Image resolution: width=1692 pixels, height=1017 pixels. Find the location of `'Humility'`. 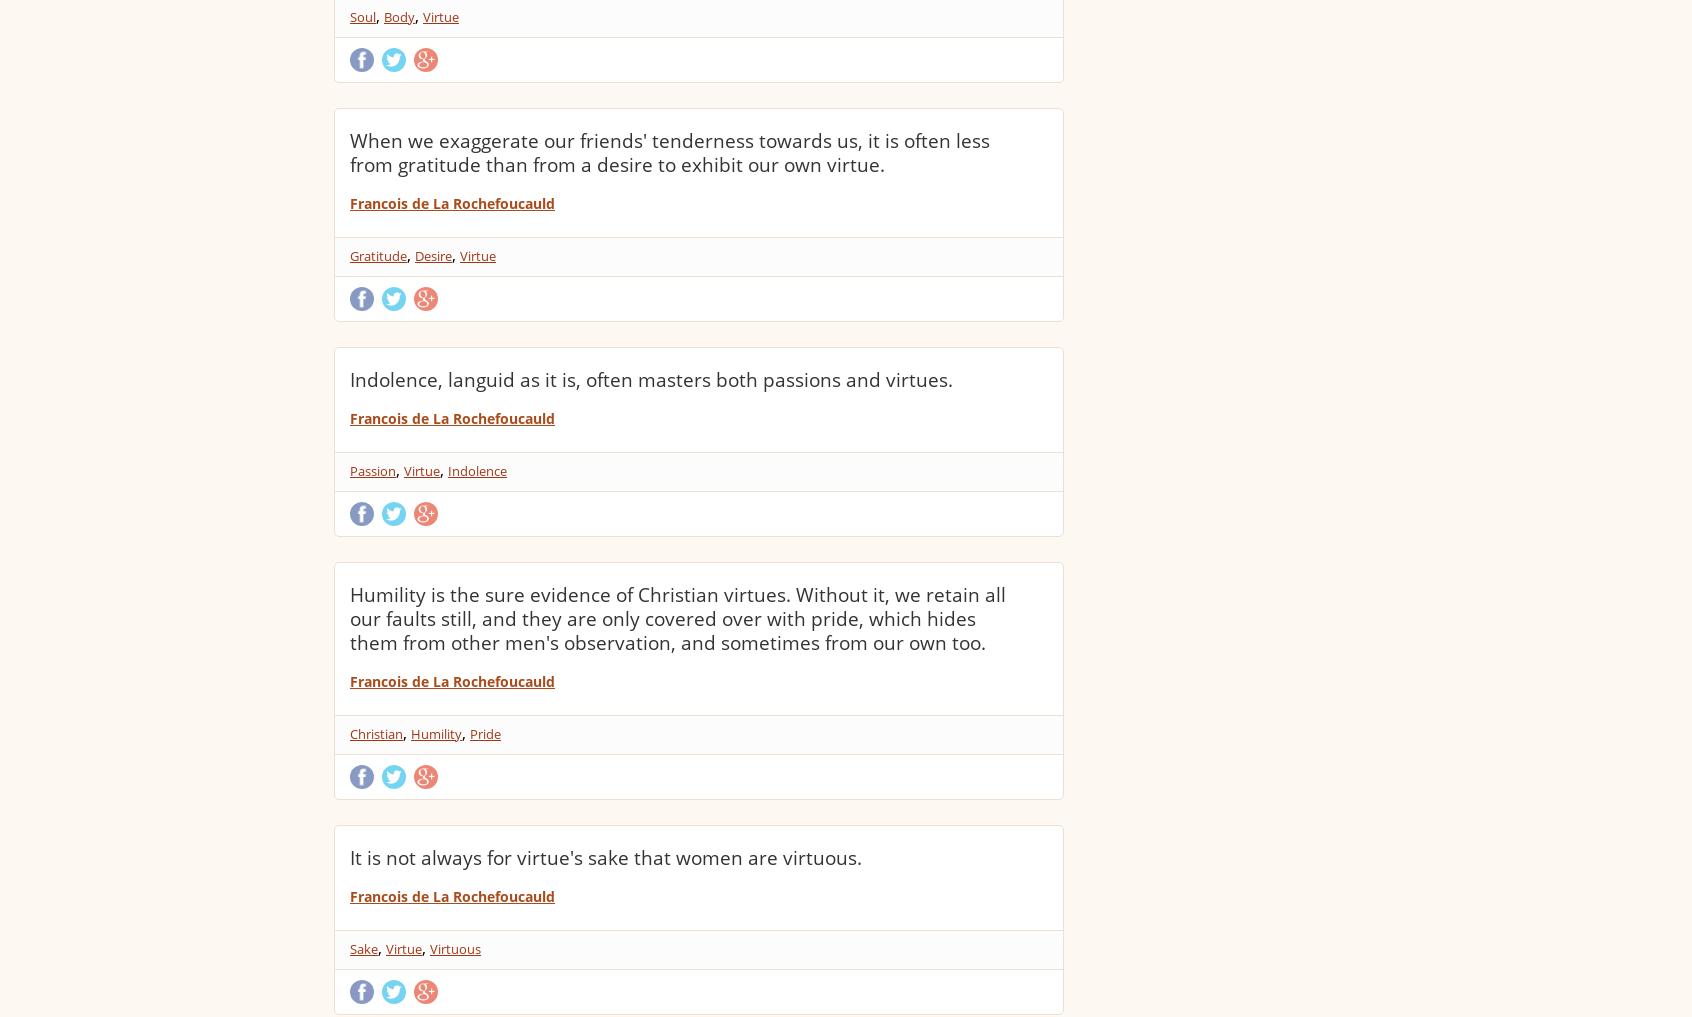

'Humility' is located at coordinates (435, 732).